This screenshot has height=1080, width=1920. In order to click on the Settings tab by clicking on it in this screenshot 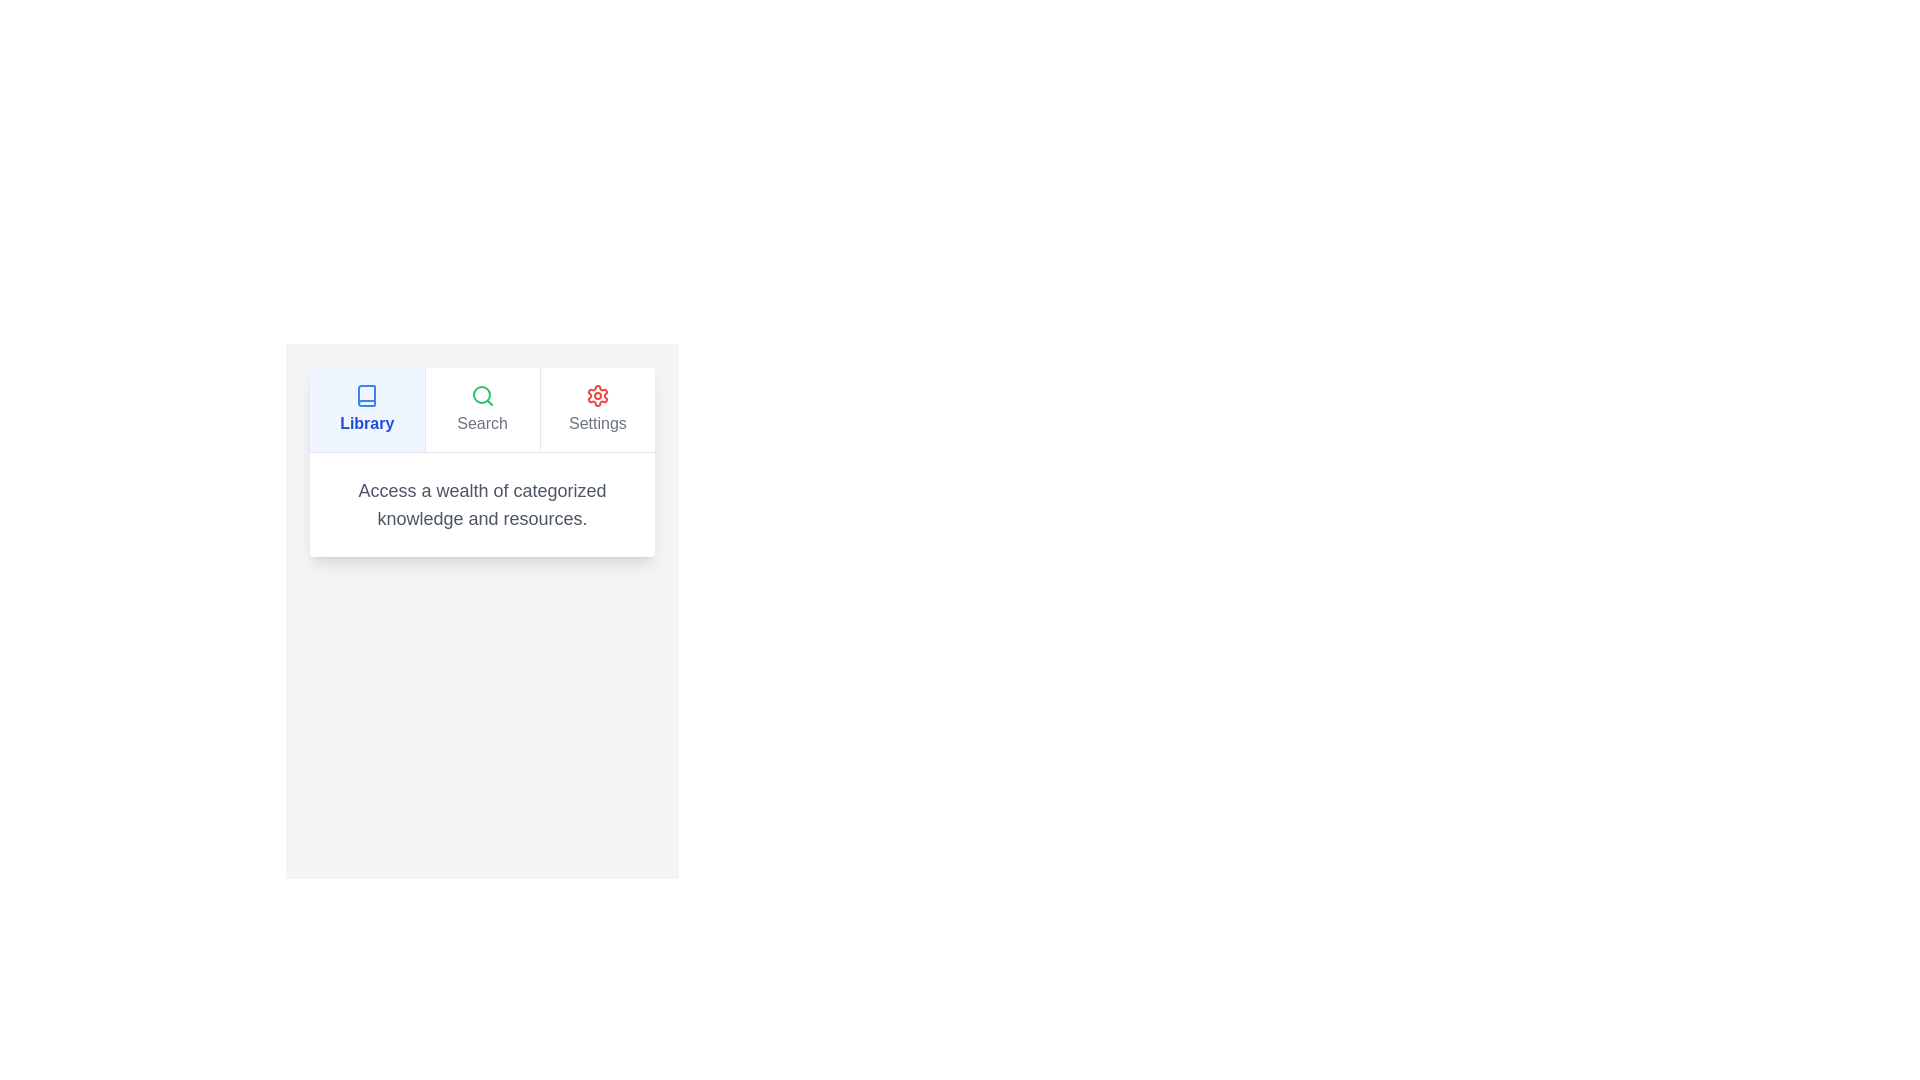, I will do `click(595, 408)`.